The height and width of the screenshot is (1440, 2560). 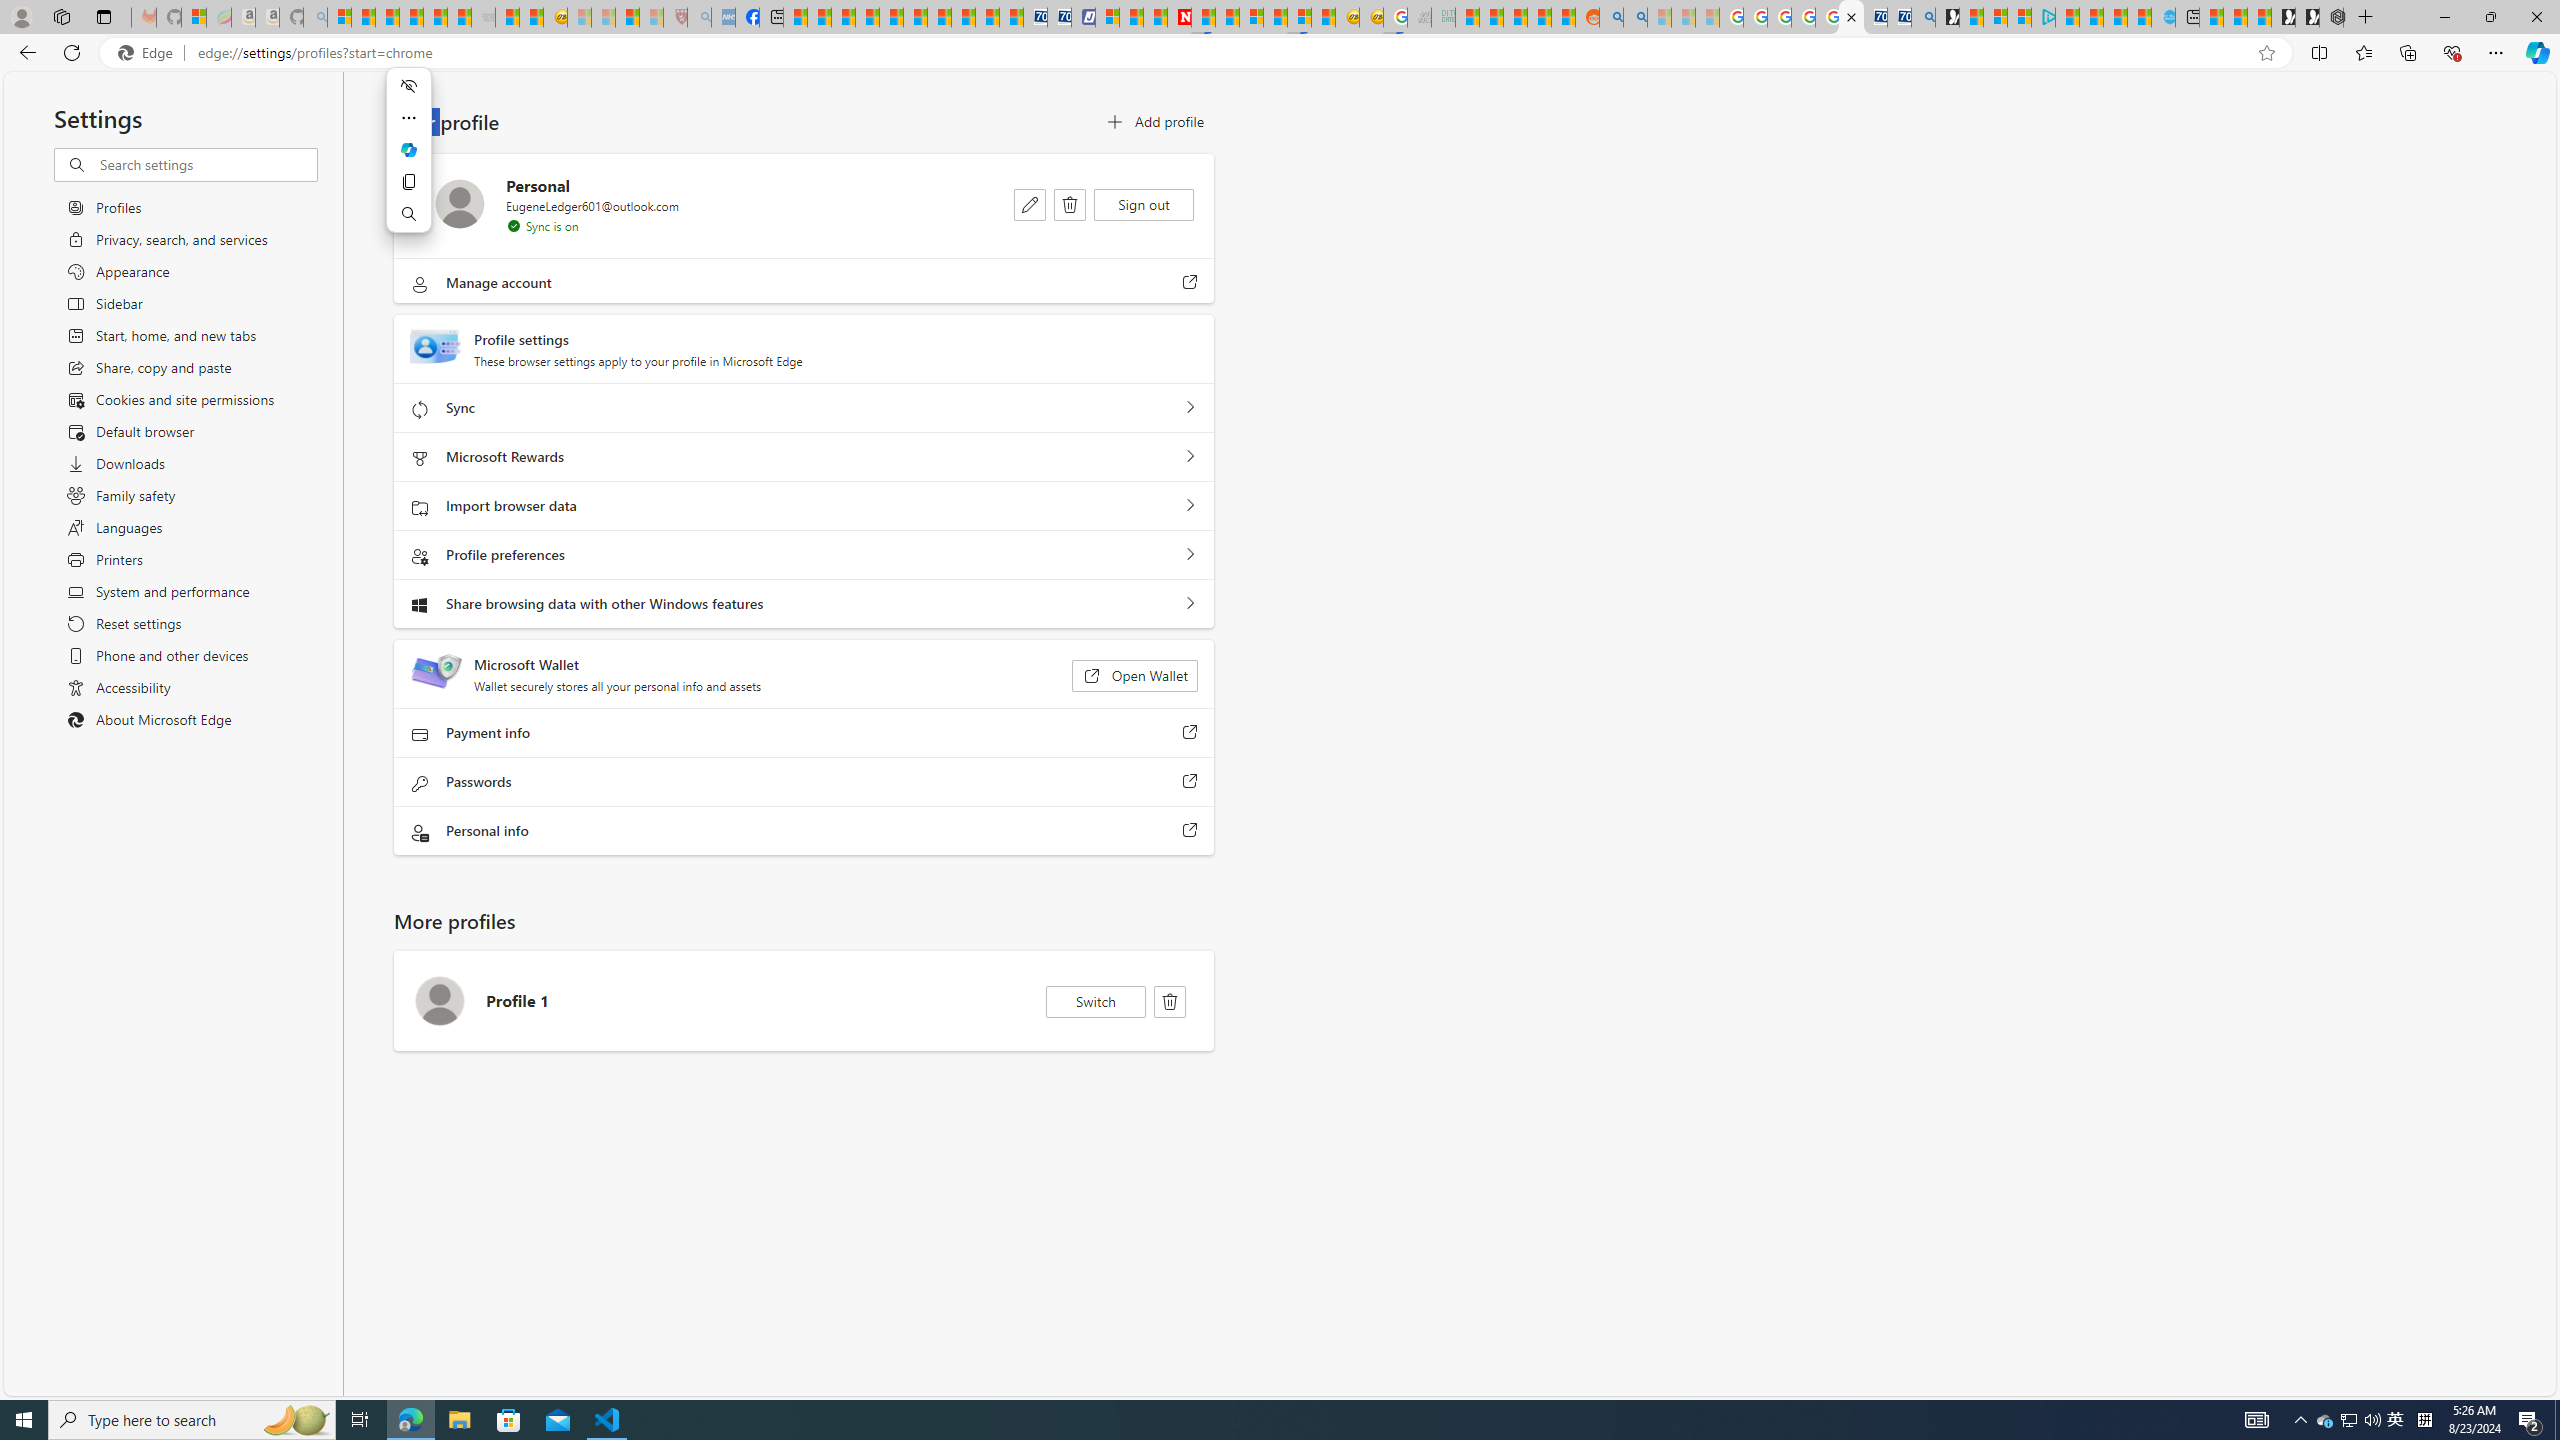 I want to click on 'Delete', so click(x=1170, y=1002).